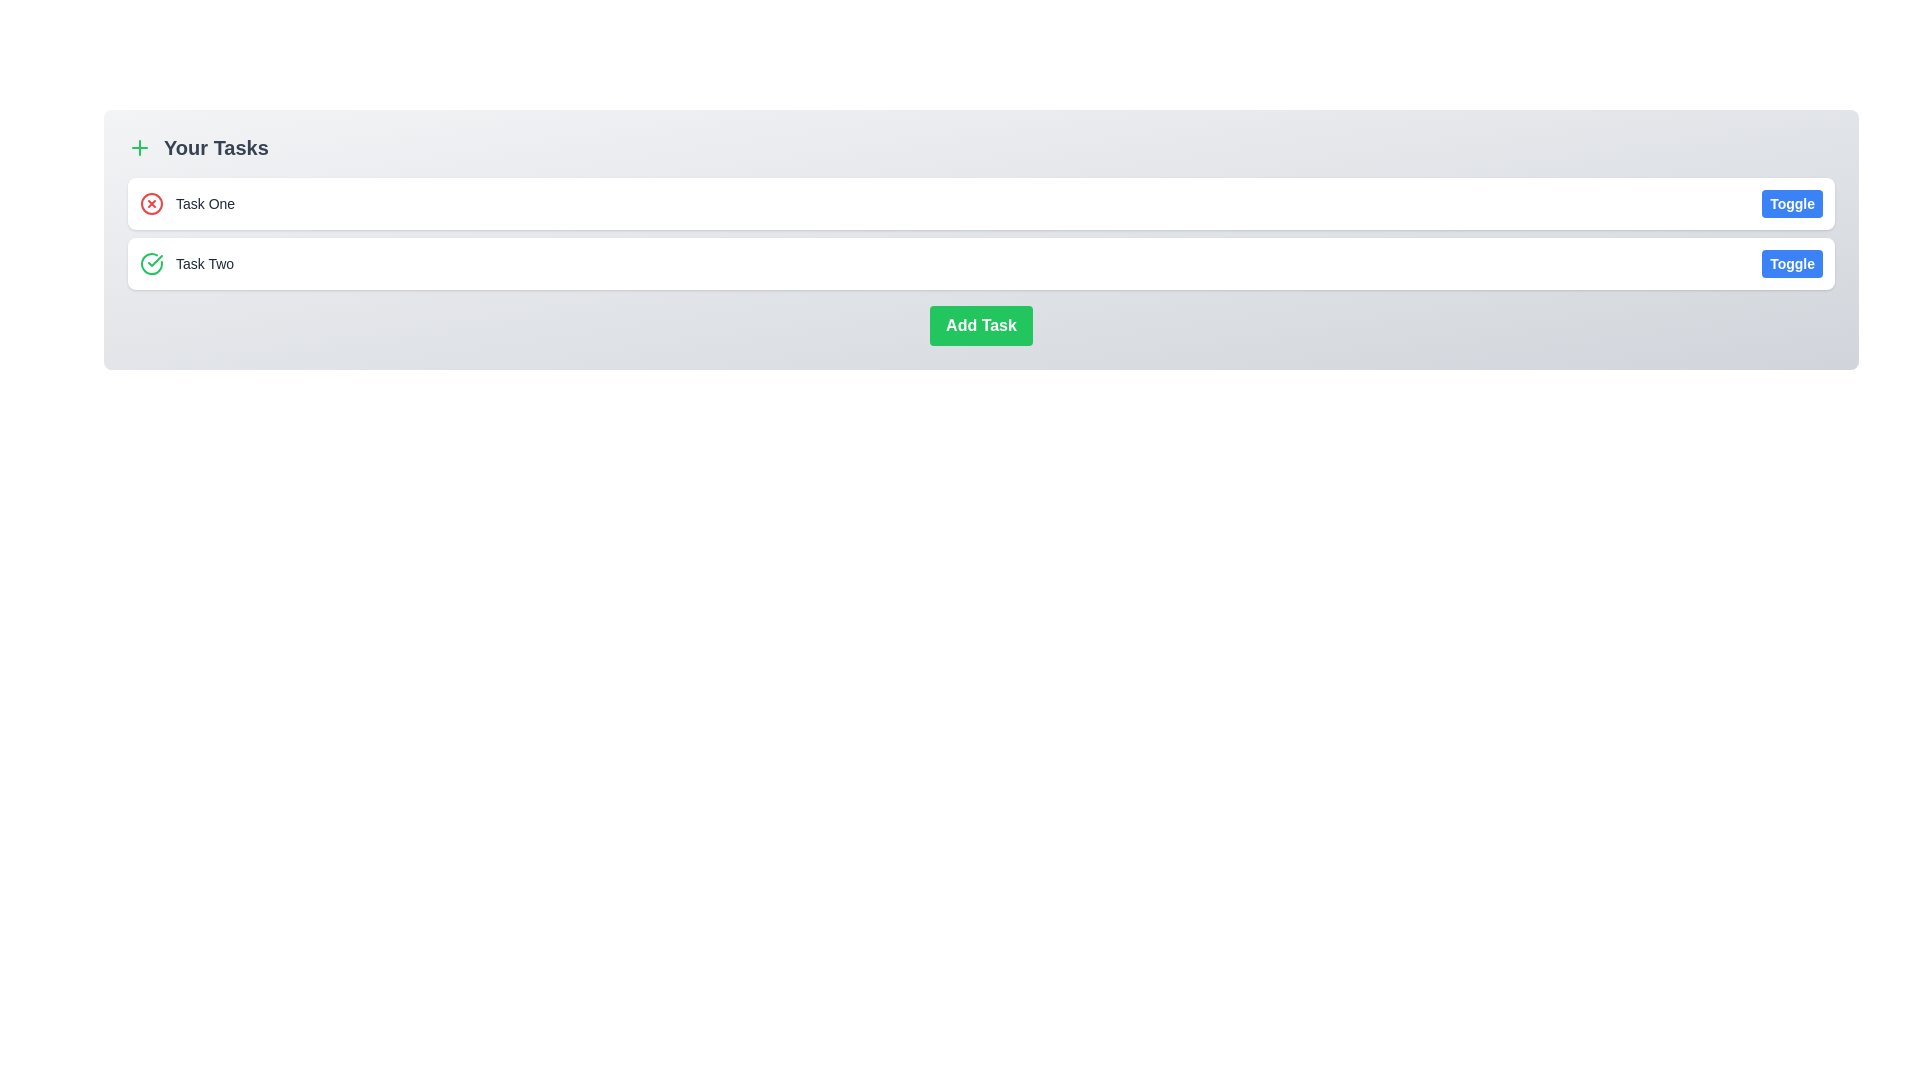 The height and width of the screenshot is (1080, 1920). What do you see at coordinates (205, 262) in the screenshot?
I see `text from the 'Task Two' label element, which is styled with medium font weight and gray color, located in the second task entry row of the interface` at bounding box center [205, 262].